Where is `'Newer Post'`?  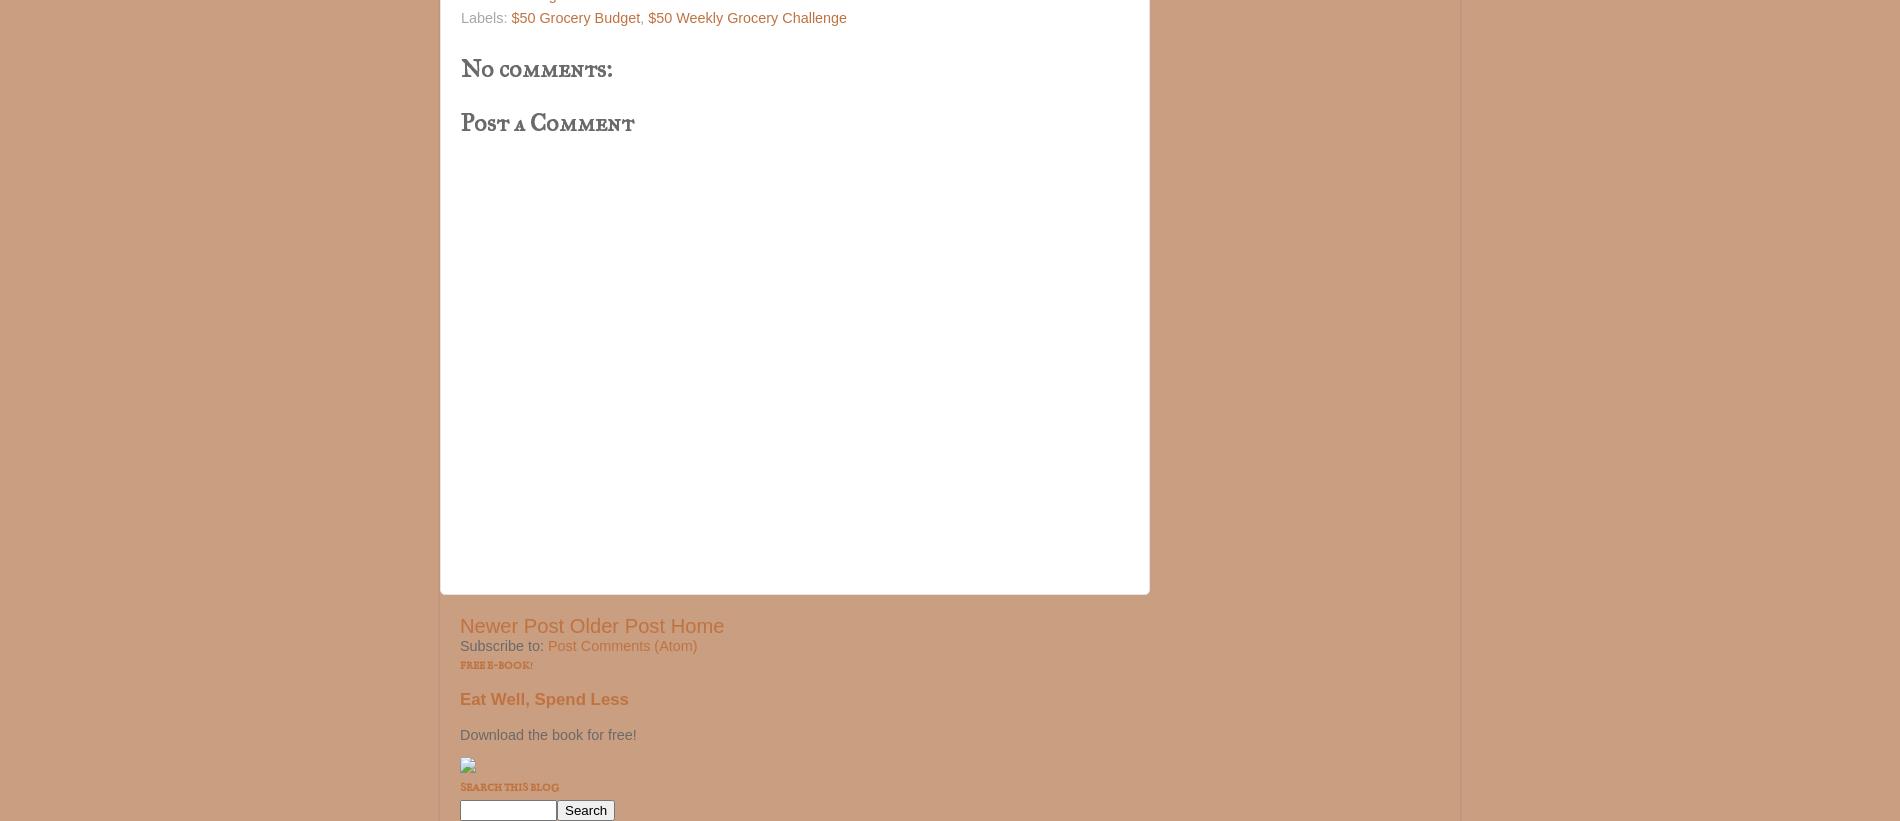 'Newer Post' is located at coordinates (512, 626).